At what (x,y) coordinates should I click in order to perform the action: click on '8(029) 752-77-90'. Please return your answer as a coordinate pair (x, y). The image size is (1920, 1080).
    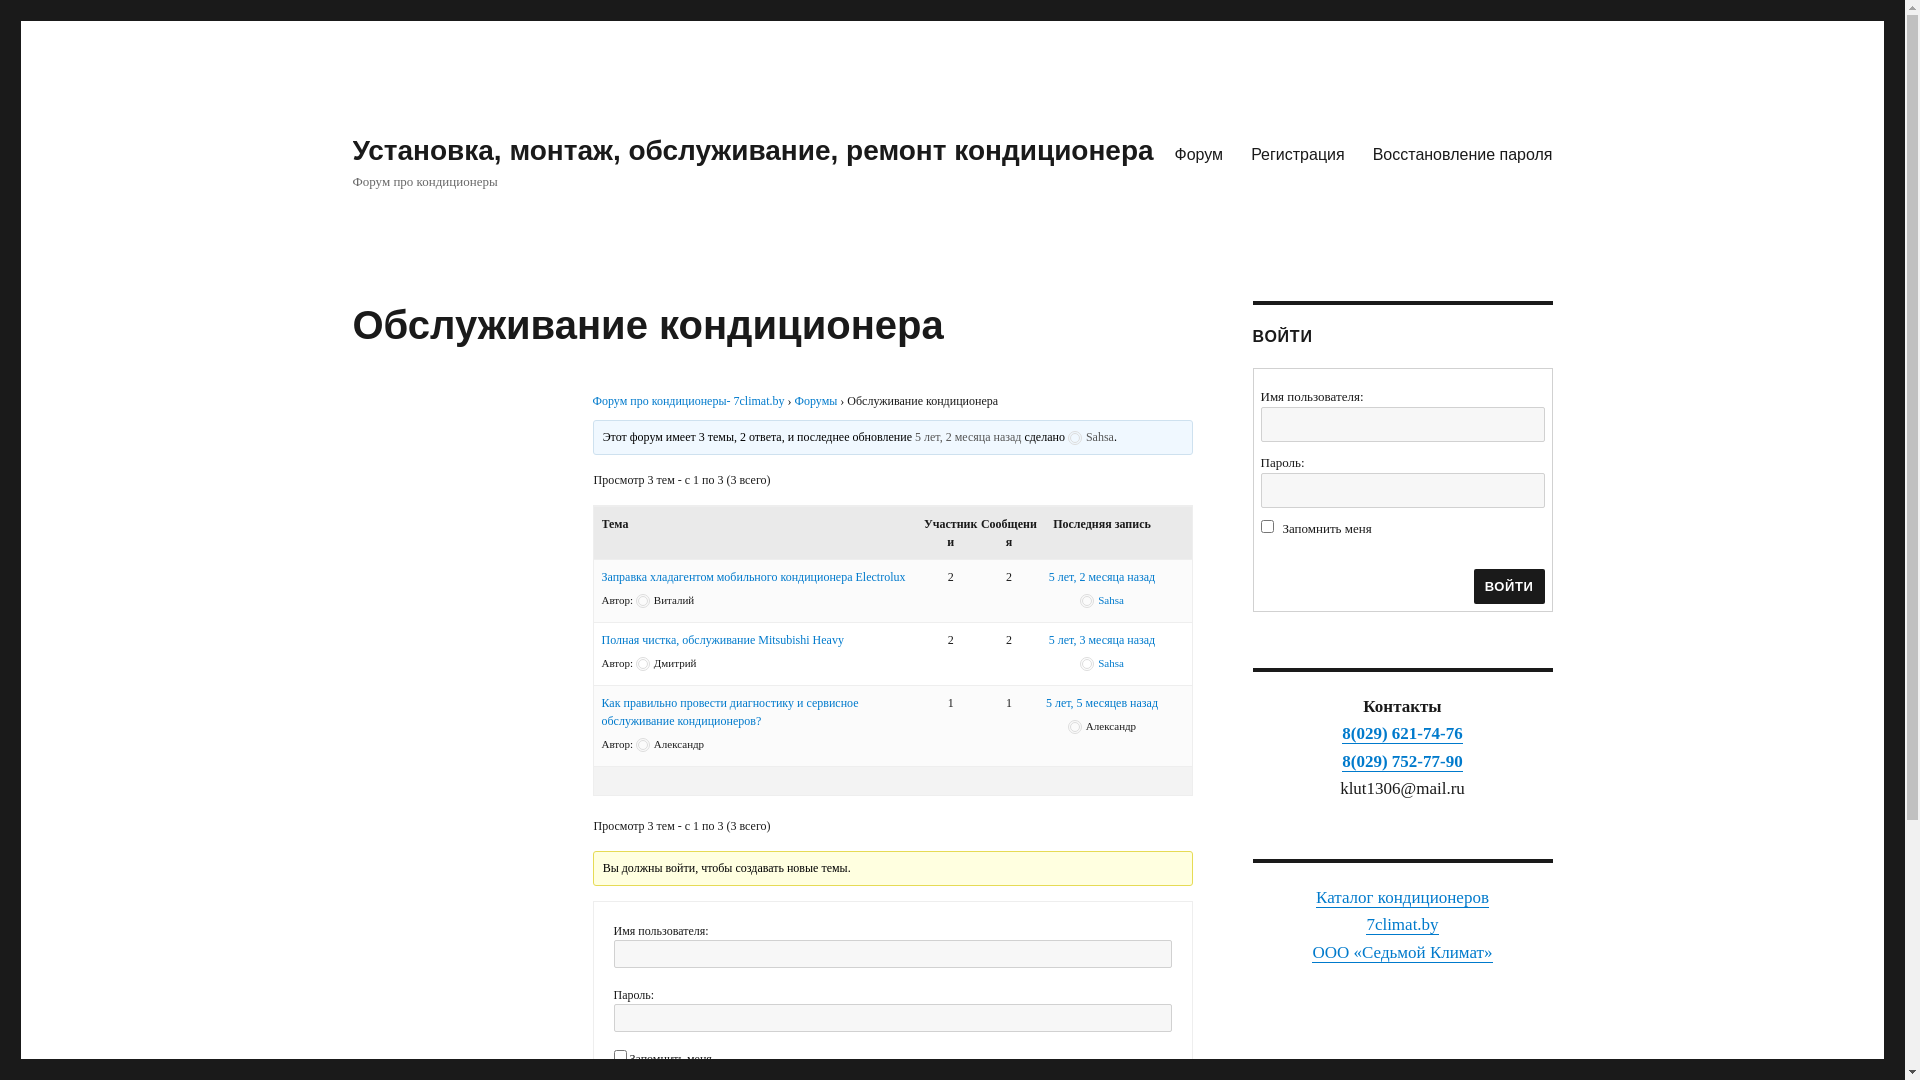
    Looking at the image, I should click on (1342, 761).